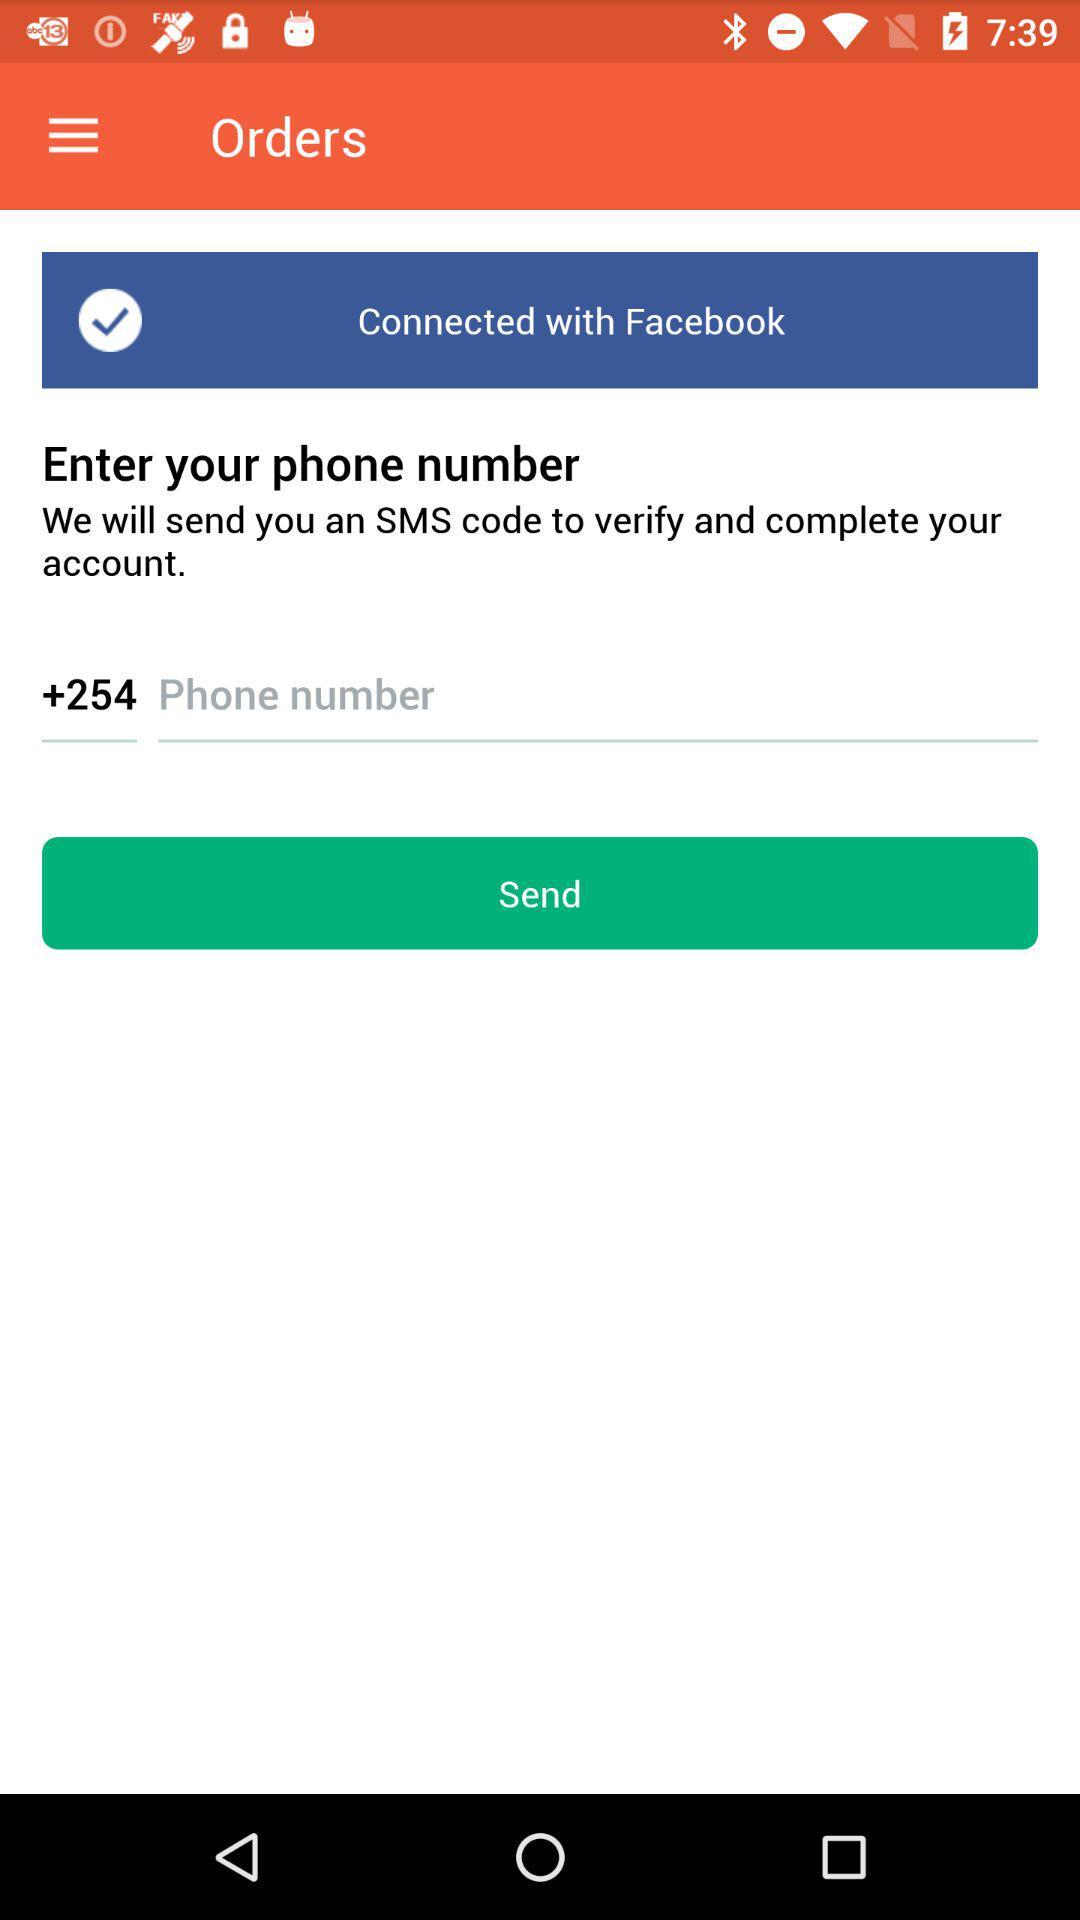  I want to click on the icon below we will send, so click(88, 692).